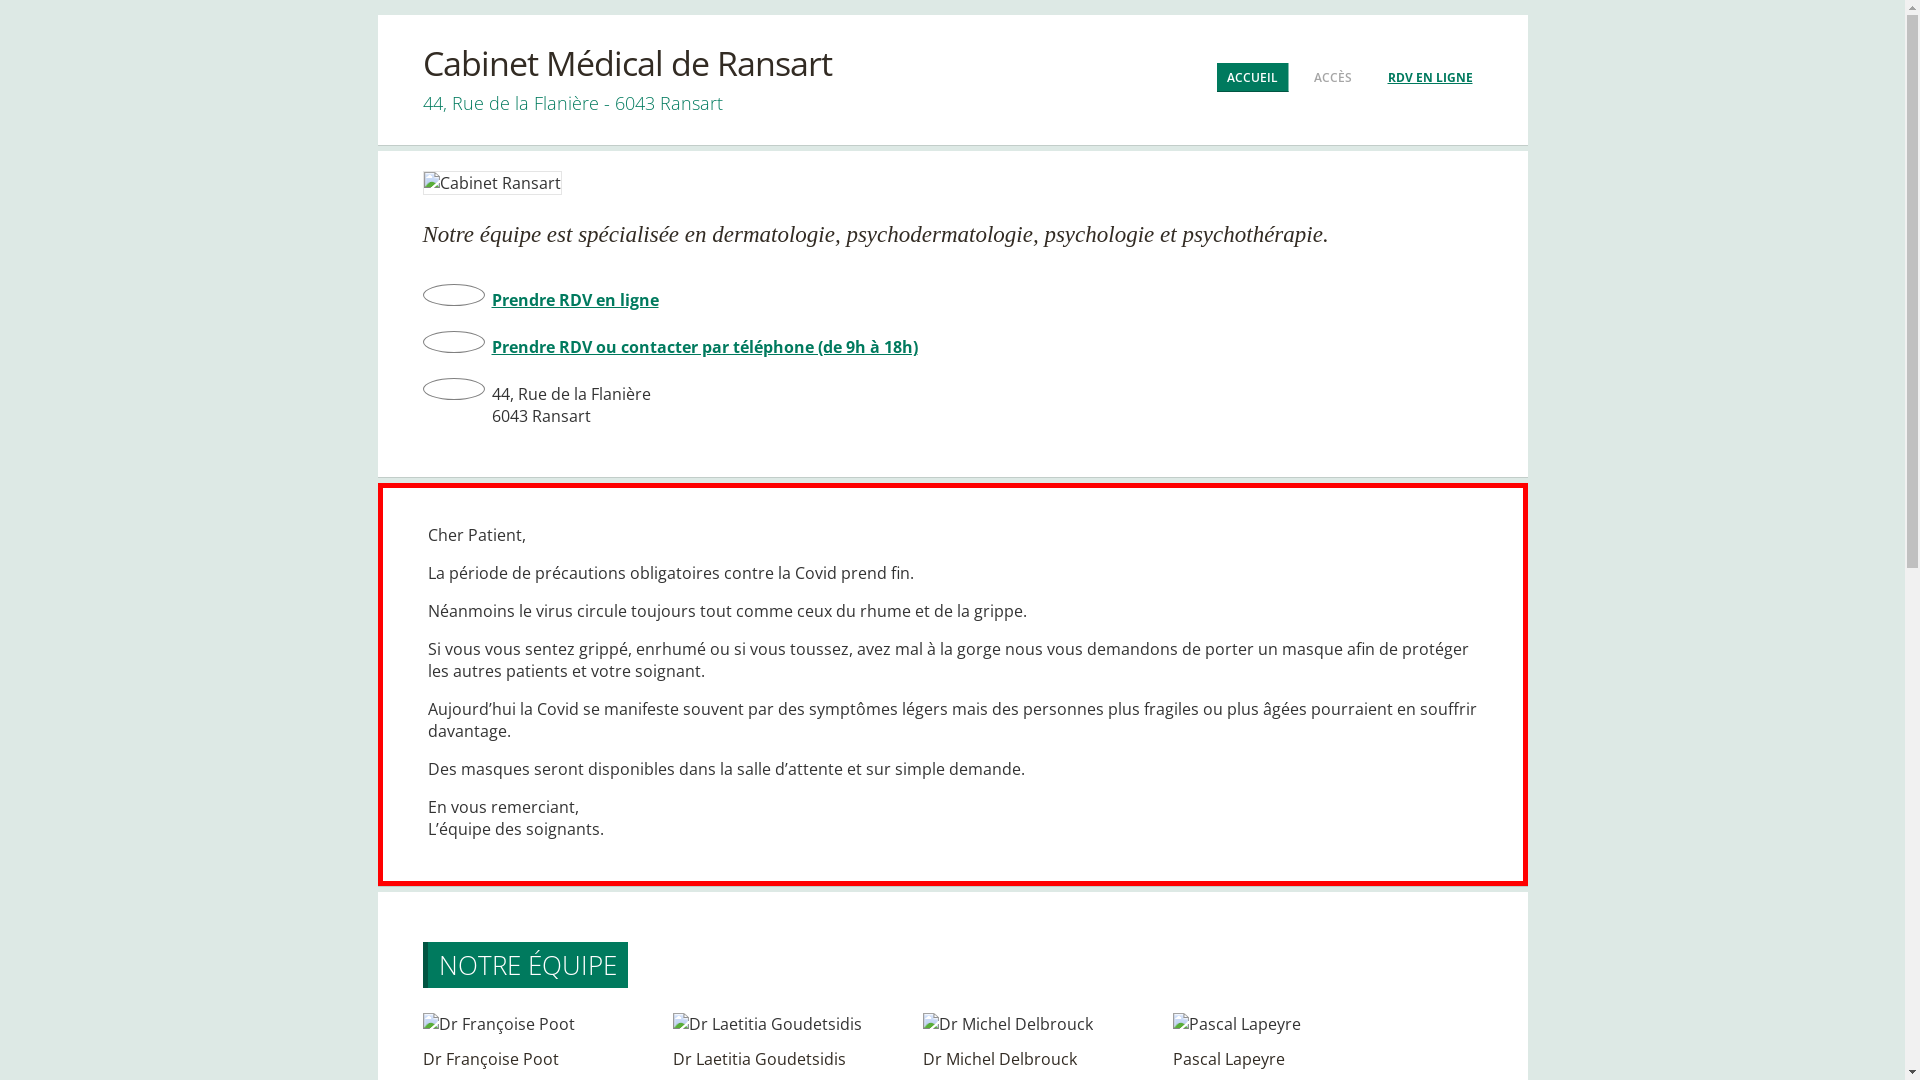  I want to click on 'RDV EN LIGNE', so click(1429, 76).